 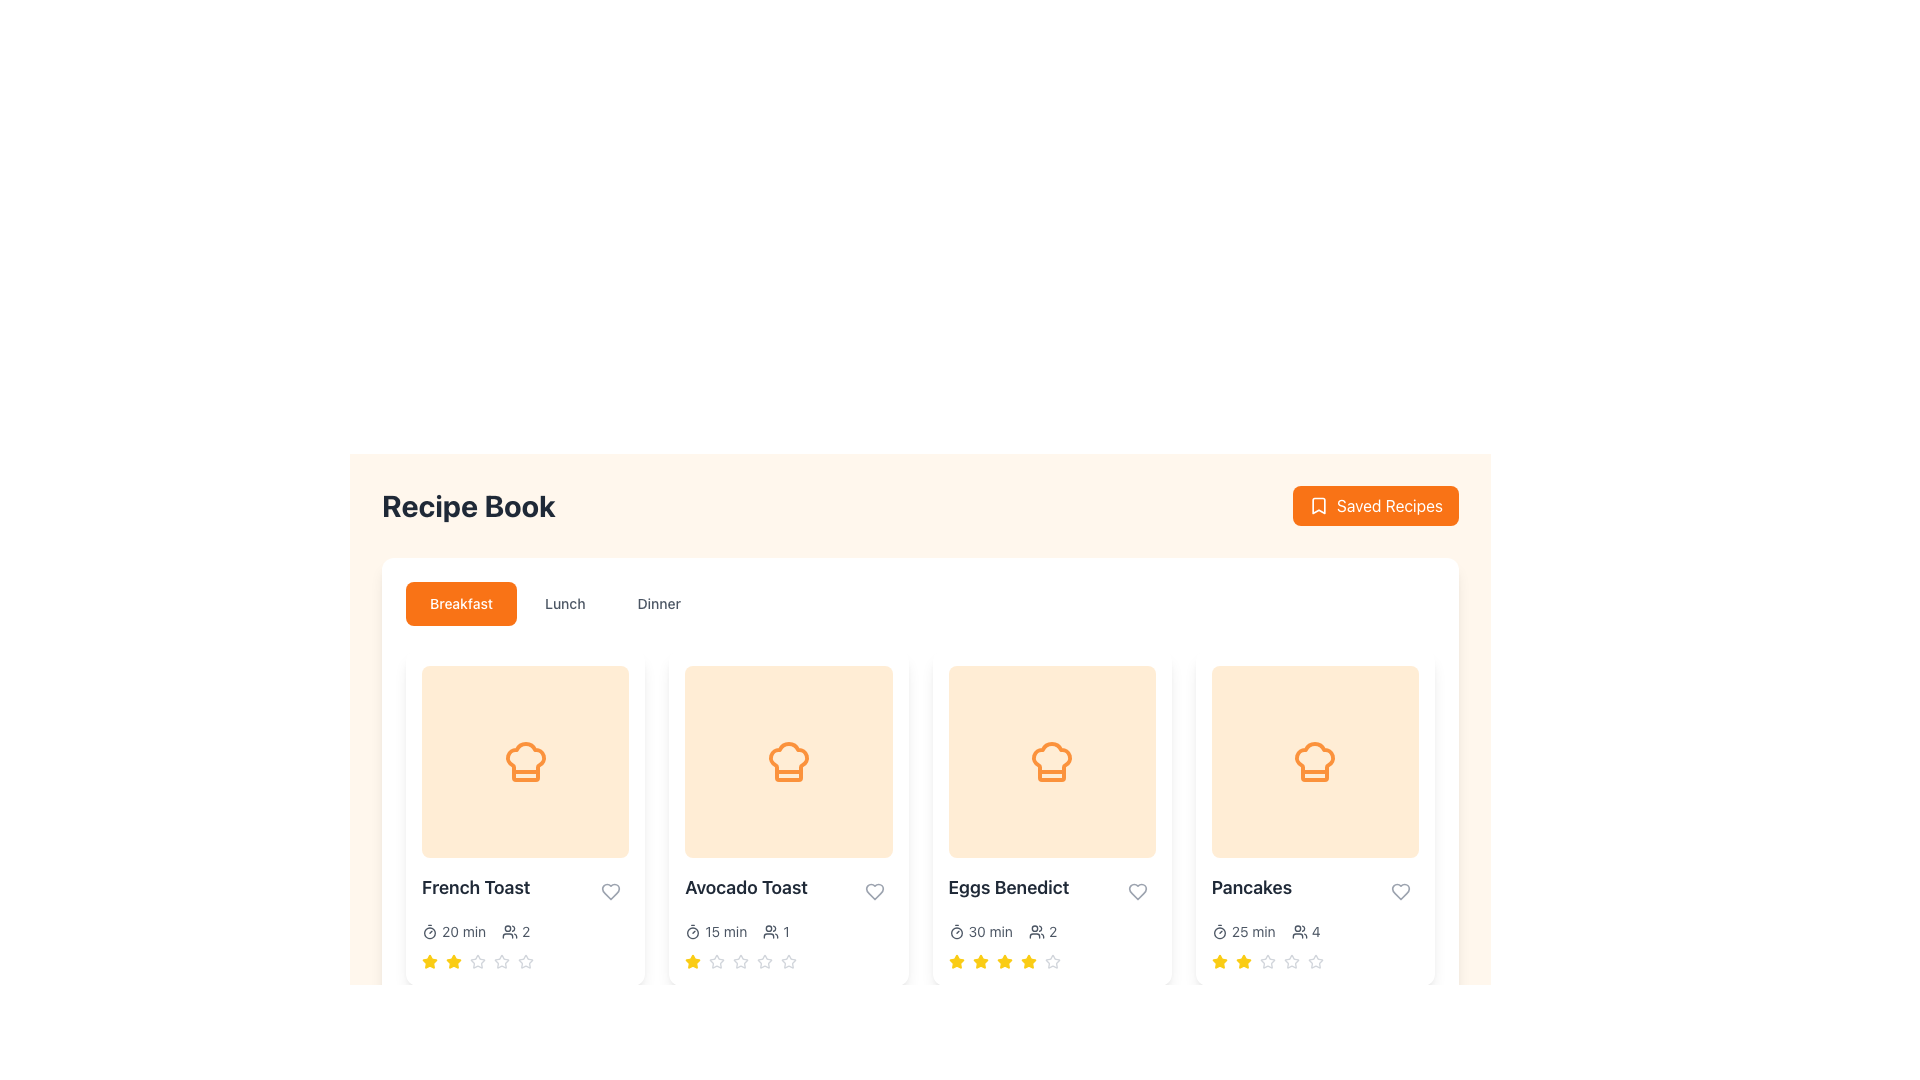 I want to click on the first star icon to rate the 'French Toast' recipe with one star, located in the lower-left area of the recipe card in the Breakfast category, so click(x=429, y=960).